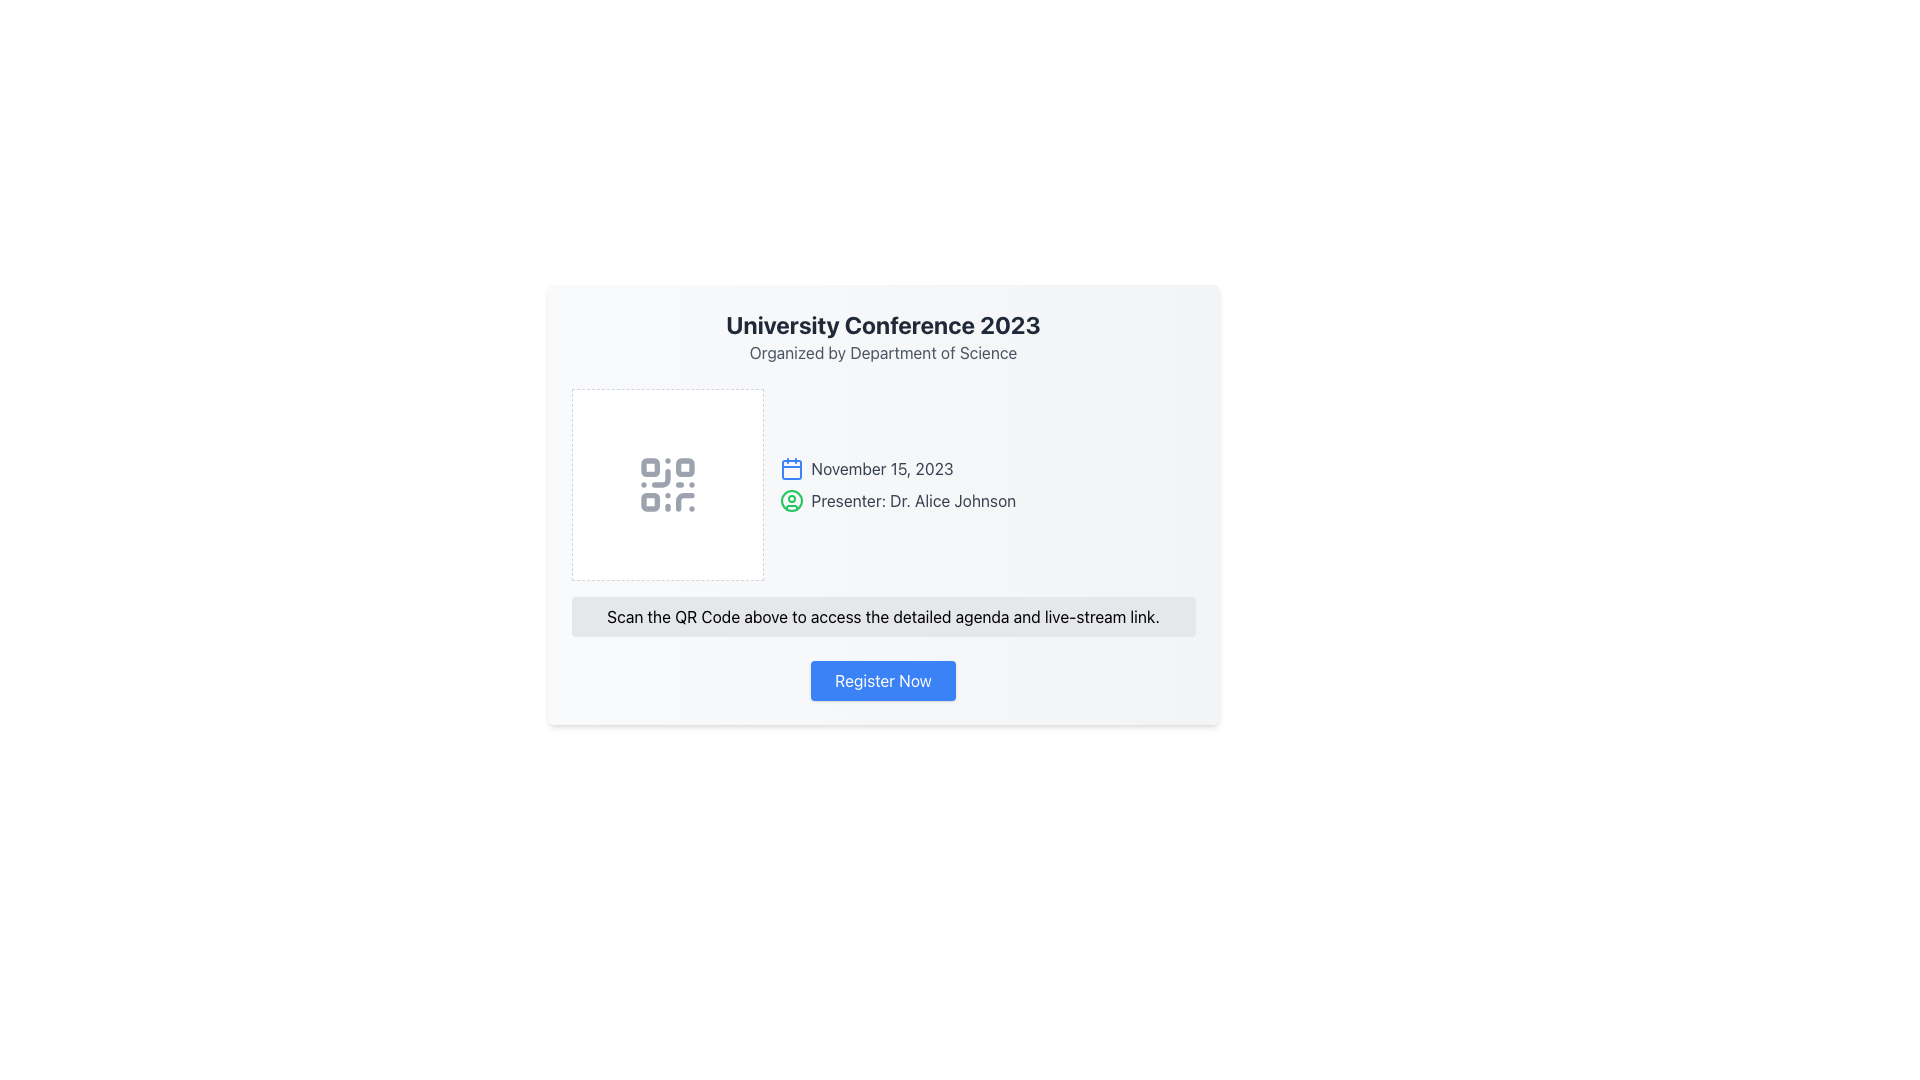 The width and height of the screenshot is (1920, 1080). I want to click on text label that says 'Organized by Department of Science', which is styled in gray and located directly under the title 'University Conference 2023', so click(882, 352).